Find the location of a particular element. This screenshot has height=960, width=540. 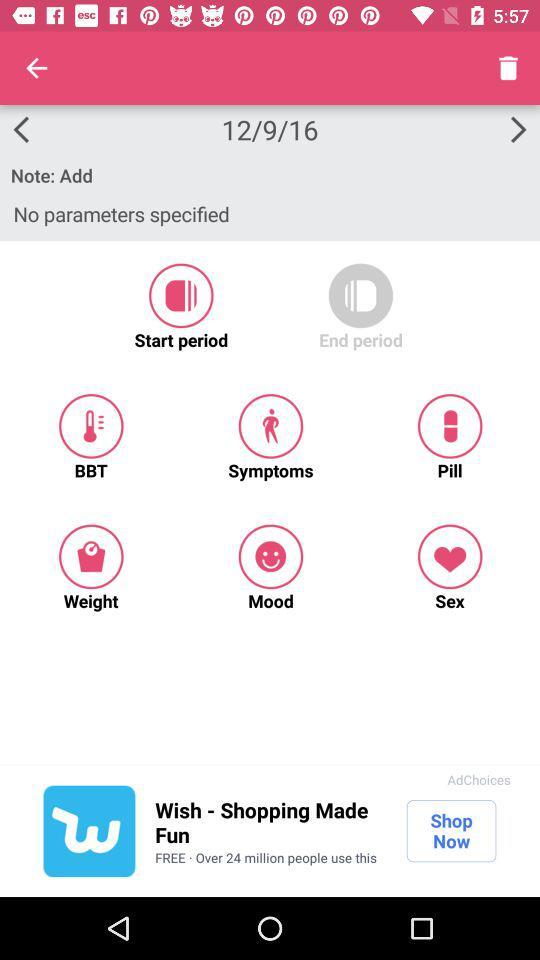

icon to the right of wish shopping made icon is located at coordinates (451, 831).